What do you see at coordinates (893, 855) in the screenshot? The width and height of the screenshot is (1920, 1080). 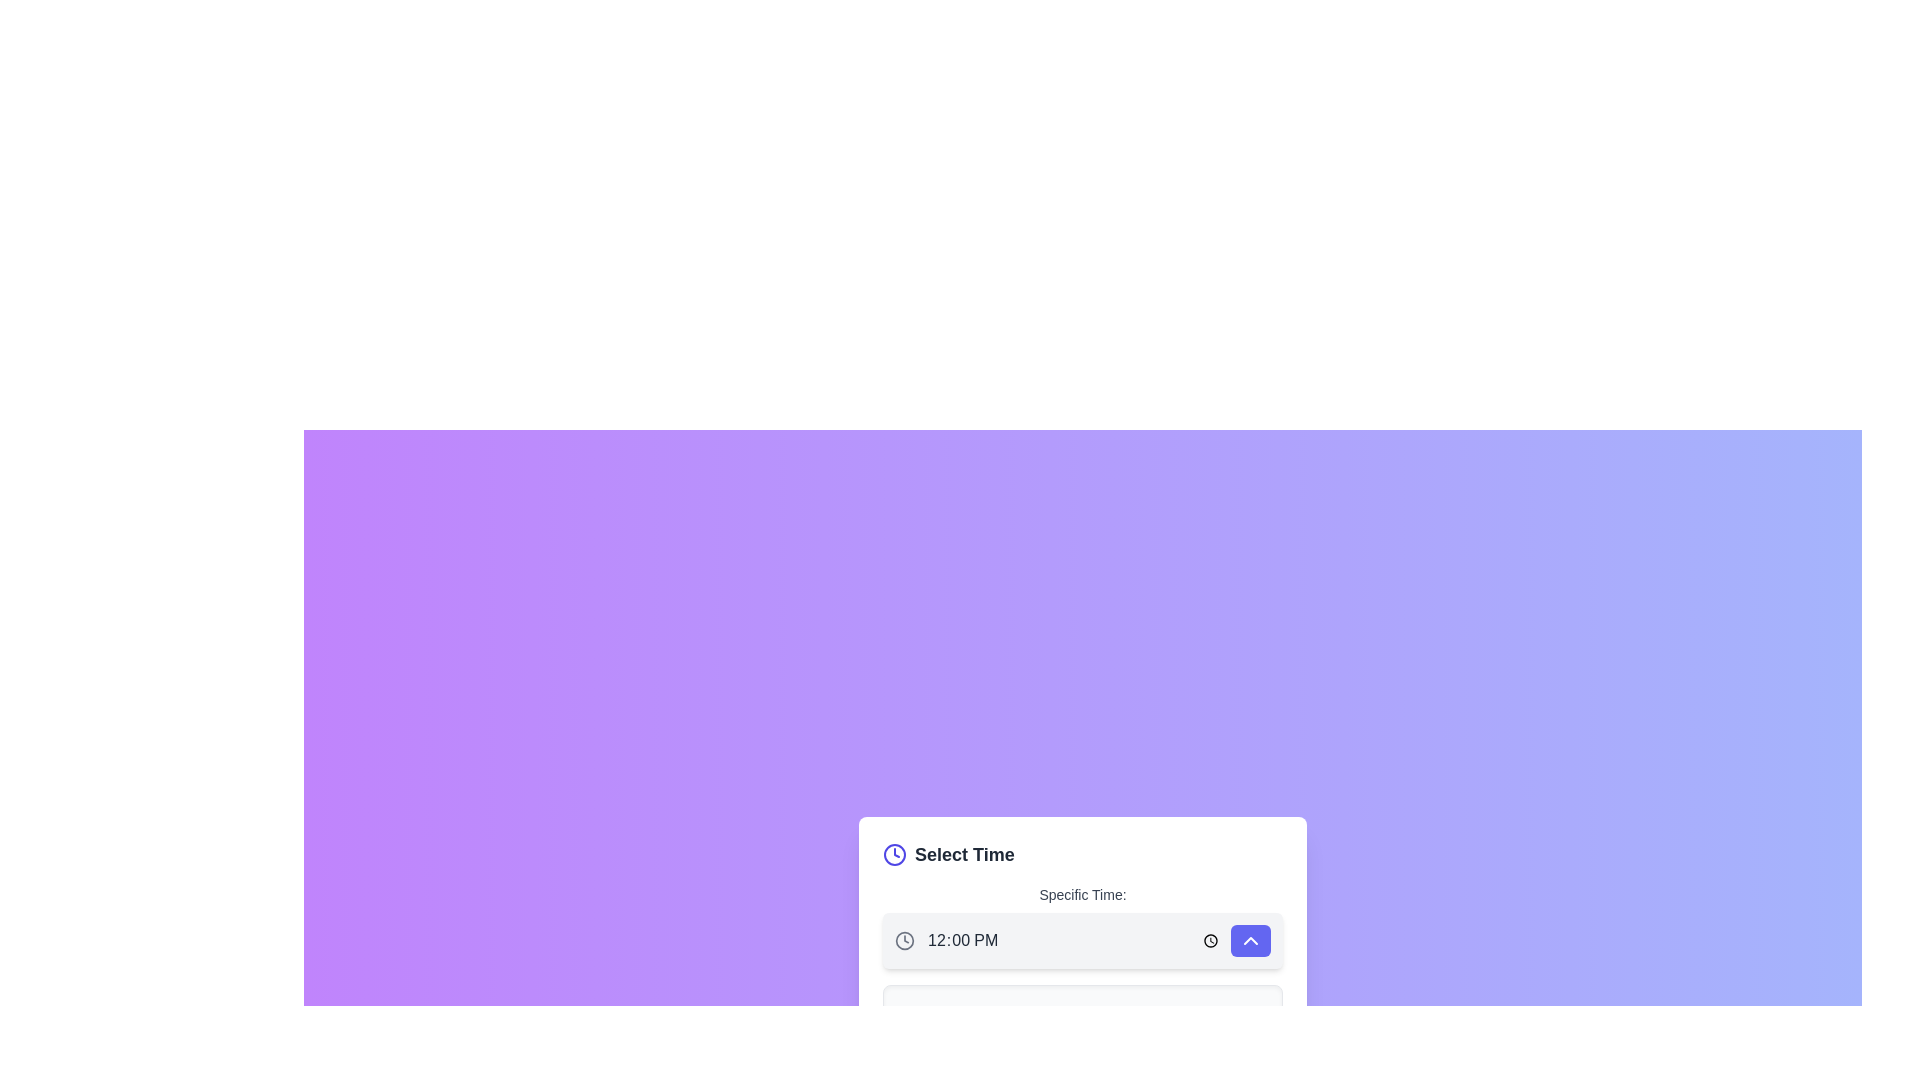 I see `the clock icon SVG located in the header of the 'Select Time' section, positioned to the extreme left of the 'Select Time' text label` at bounding box center [893, 855].